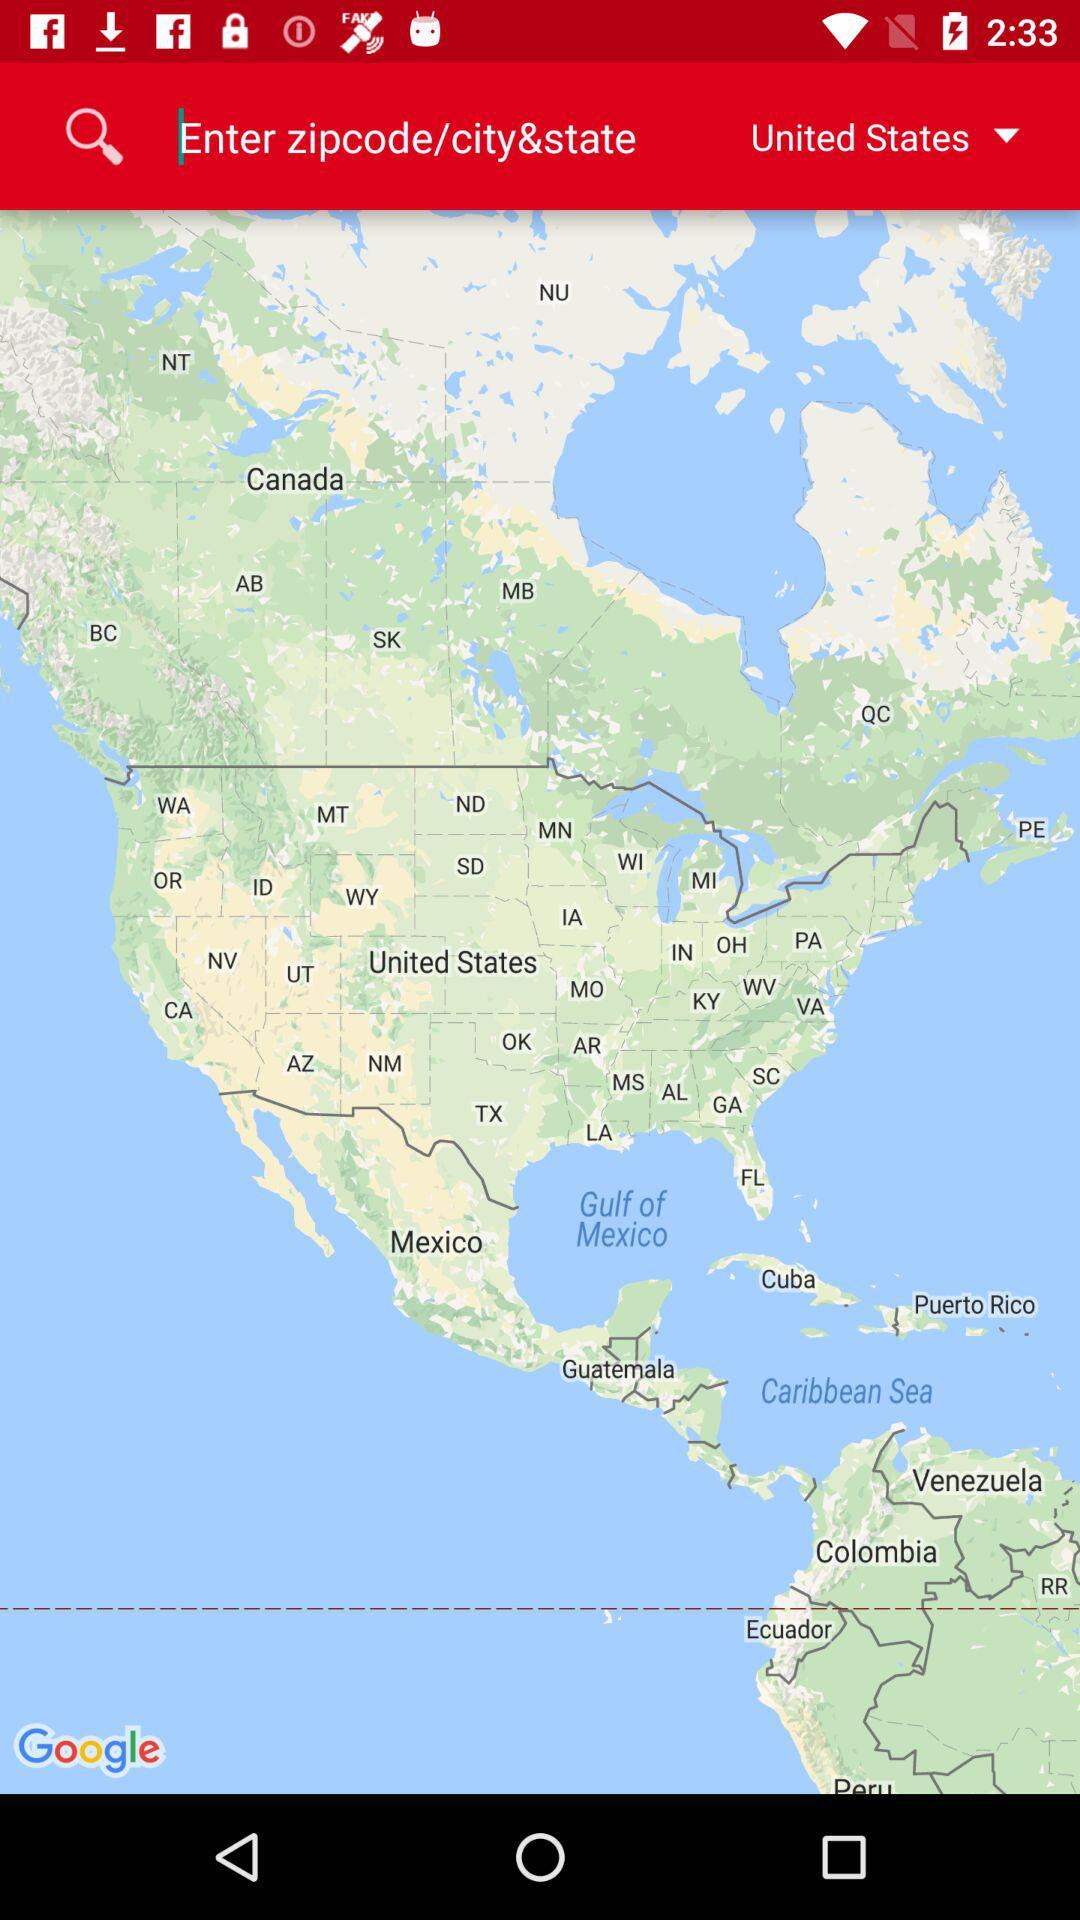 Image resolution: width=1080 pixels, height=1920 pixels. Describe the element at coordinates (407, 135) in the screenshot. I see `icon to the left of the united states` at that location.